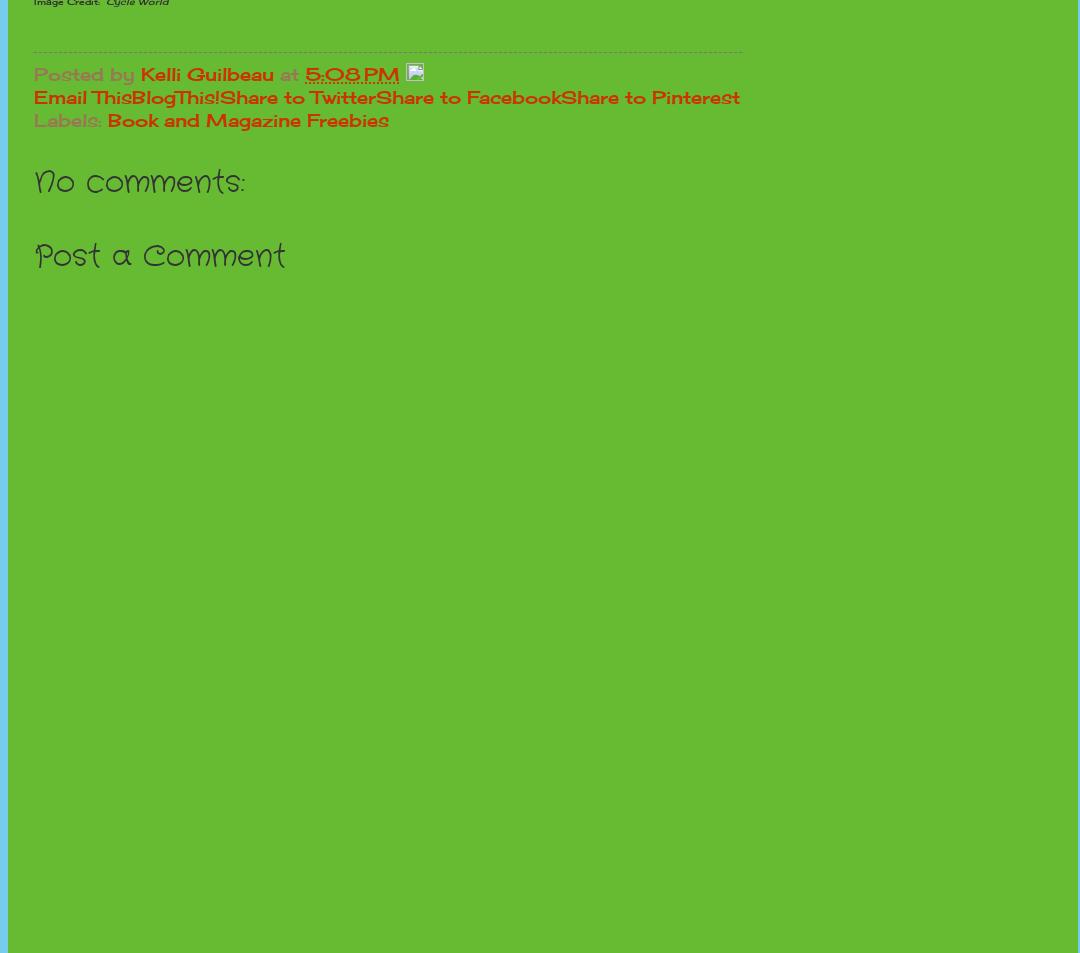 The height and width of the screenshot is (953, 1080). I want to click on 'Posted by', so click(34, 72).